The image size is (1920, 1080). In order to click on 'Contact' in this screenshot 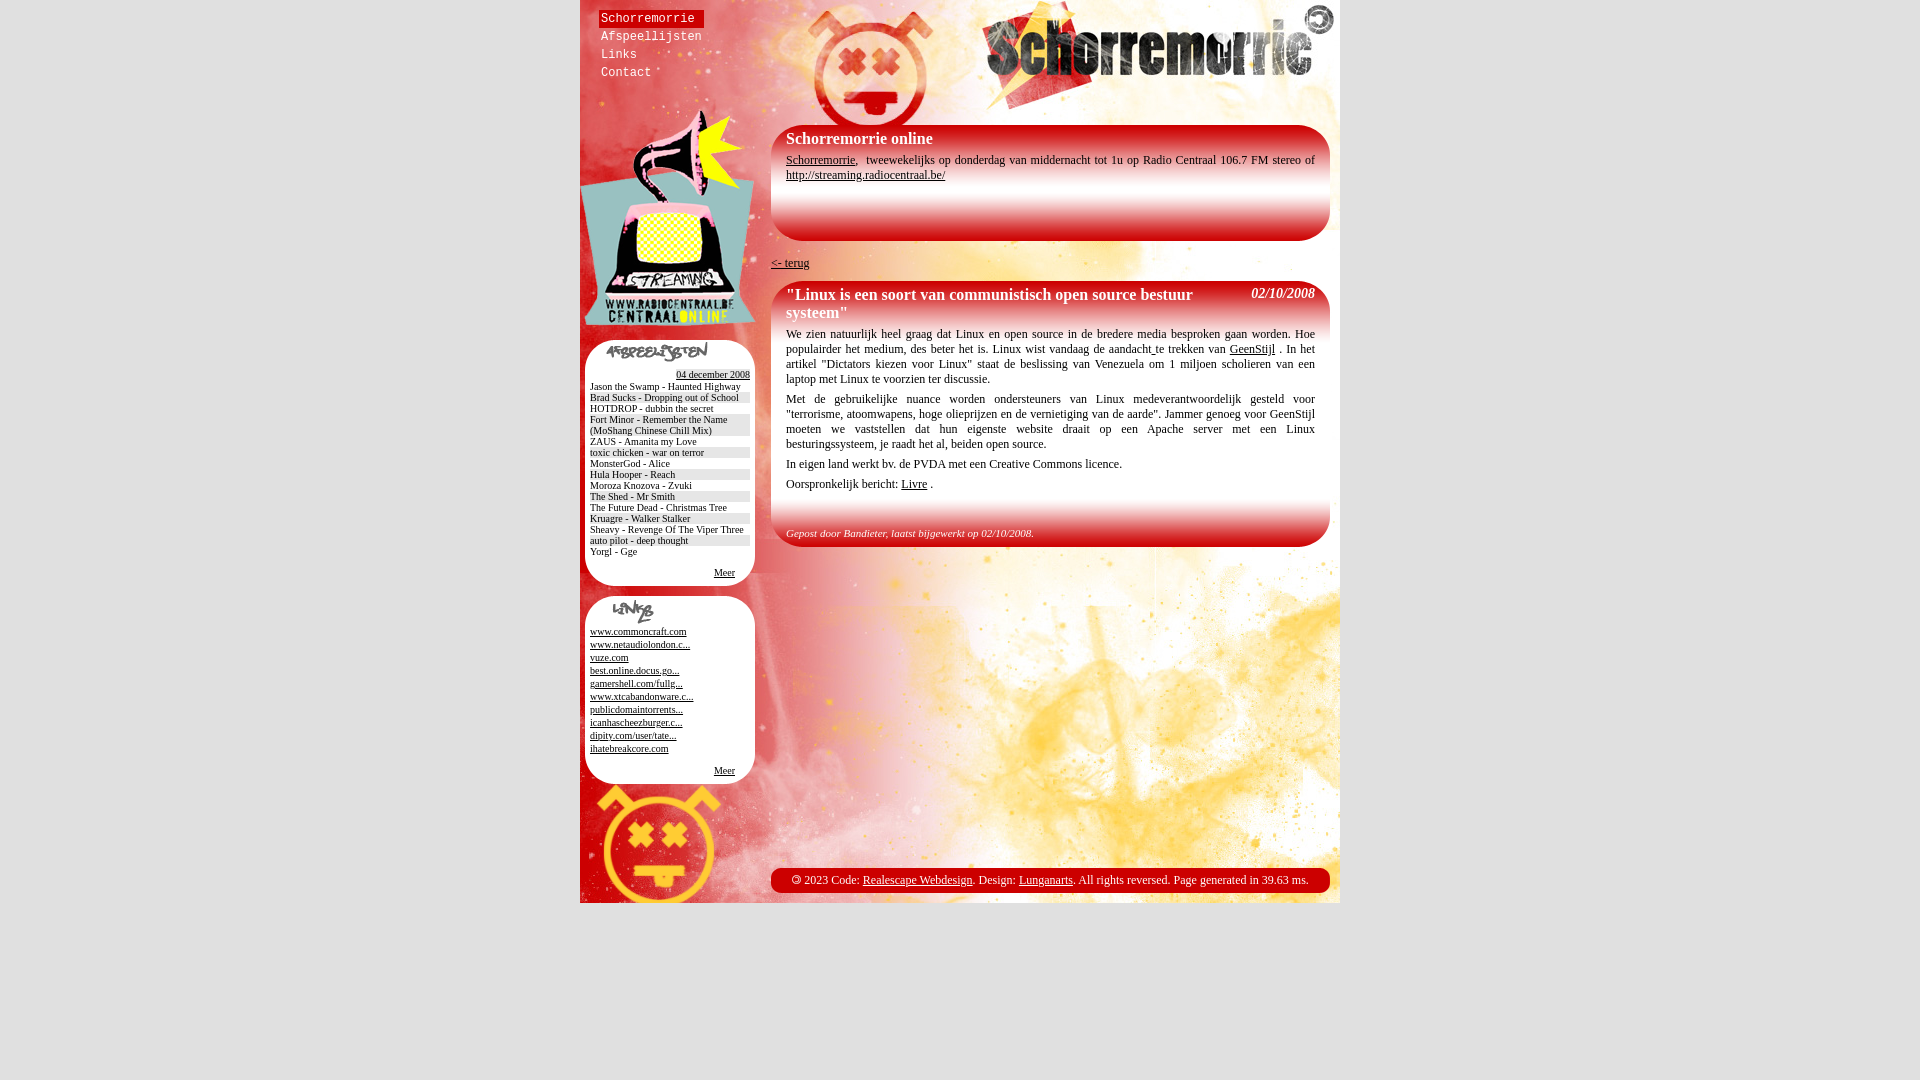, I will do `click(651, 72)`.